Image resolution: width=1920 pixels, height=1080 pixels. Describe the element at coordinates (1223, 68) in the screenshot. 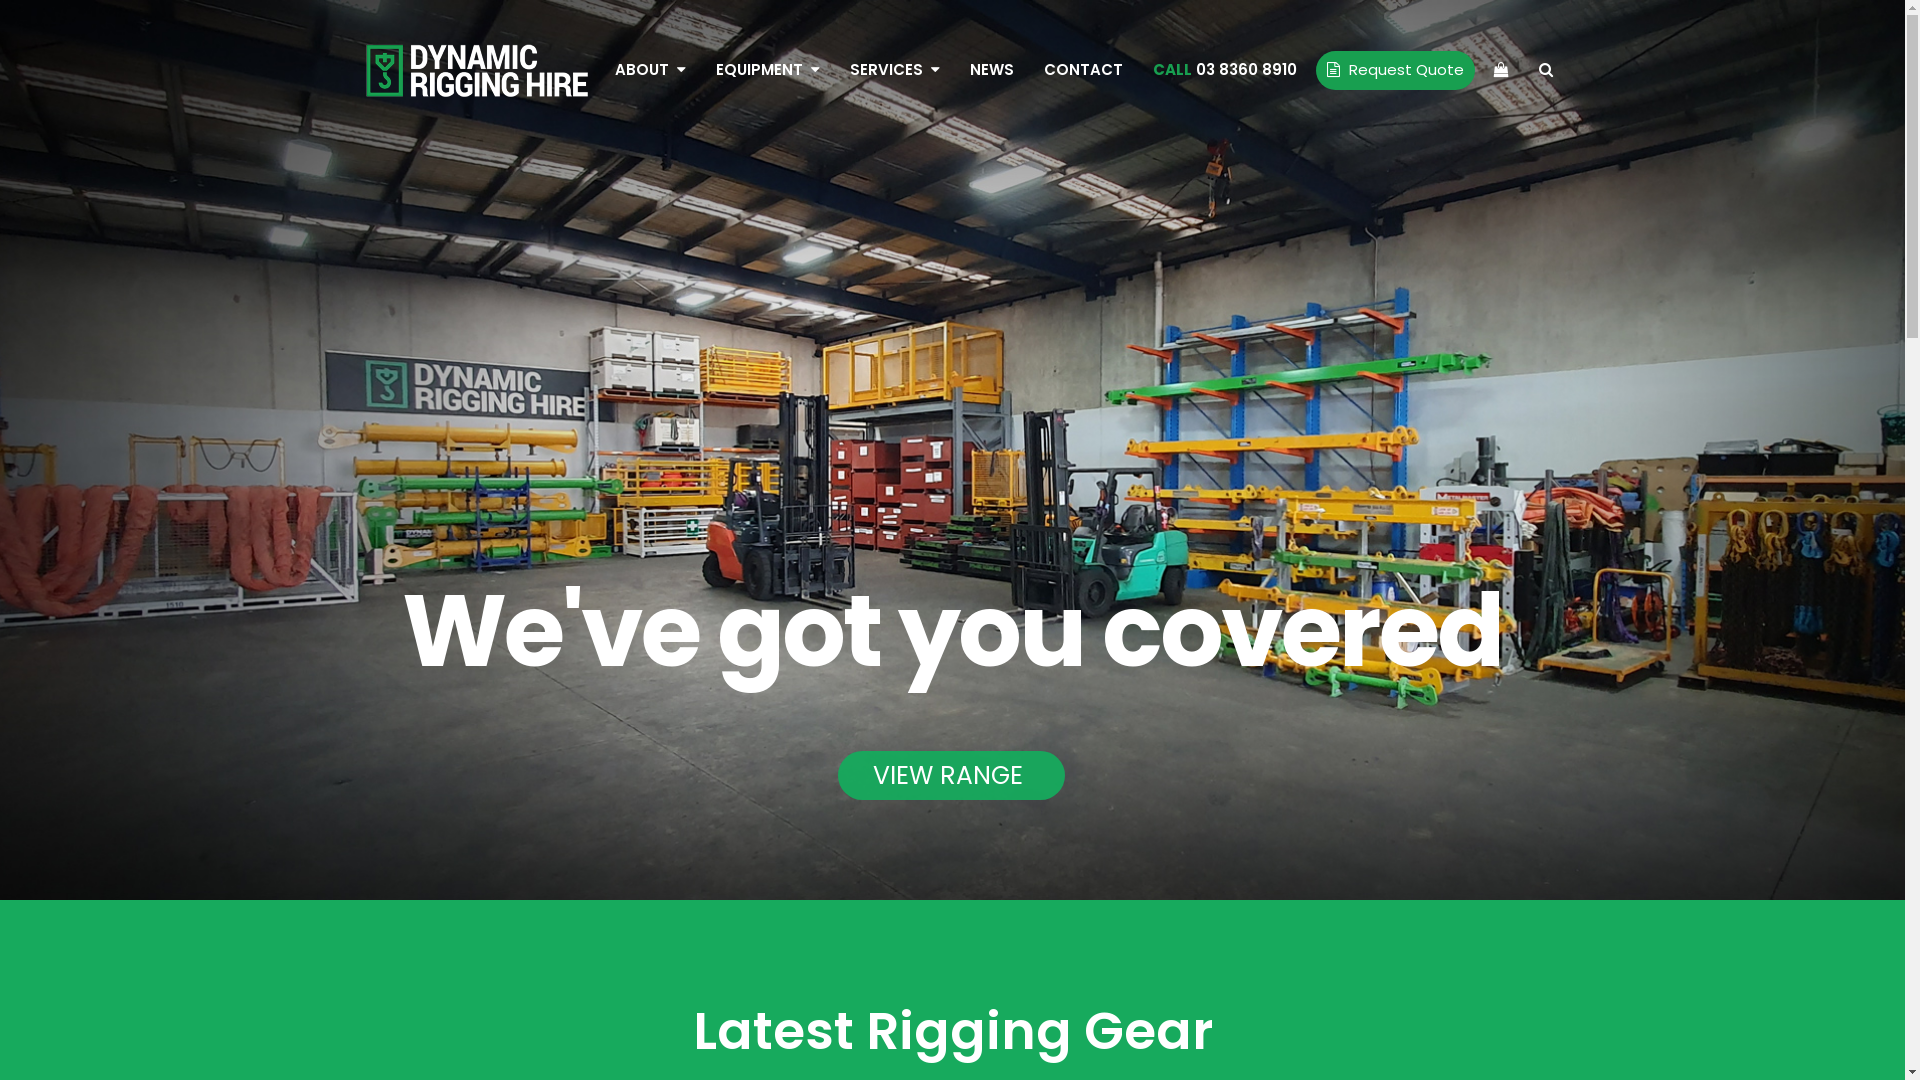

I see `'CALL 03 8360 8910'` at that location.